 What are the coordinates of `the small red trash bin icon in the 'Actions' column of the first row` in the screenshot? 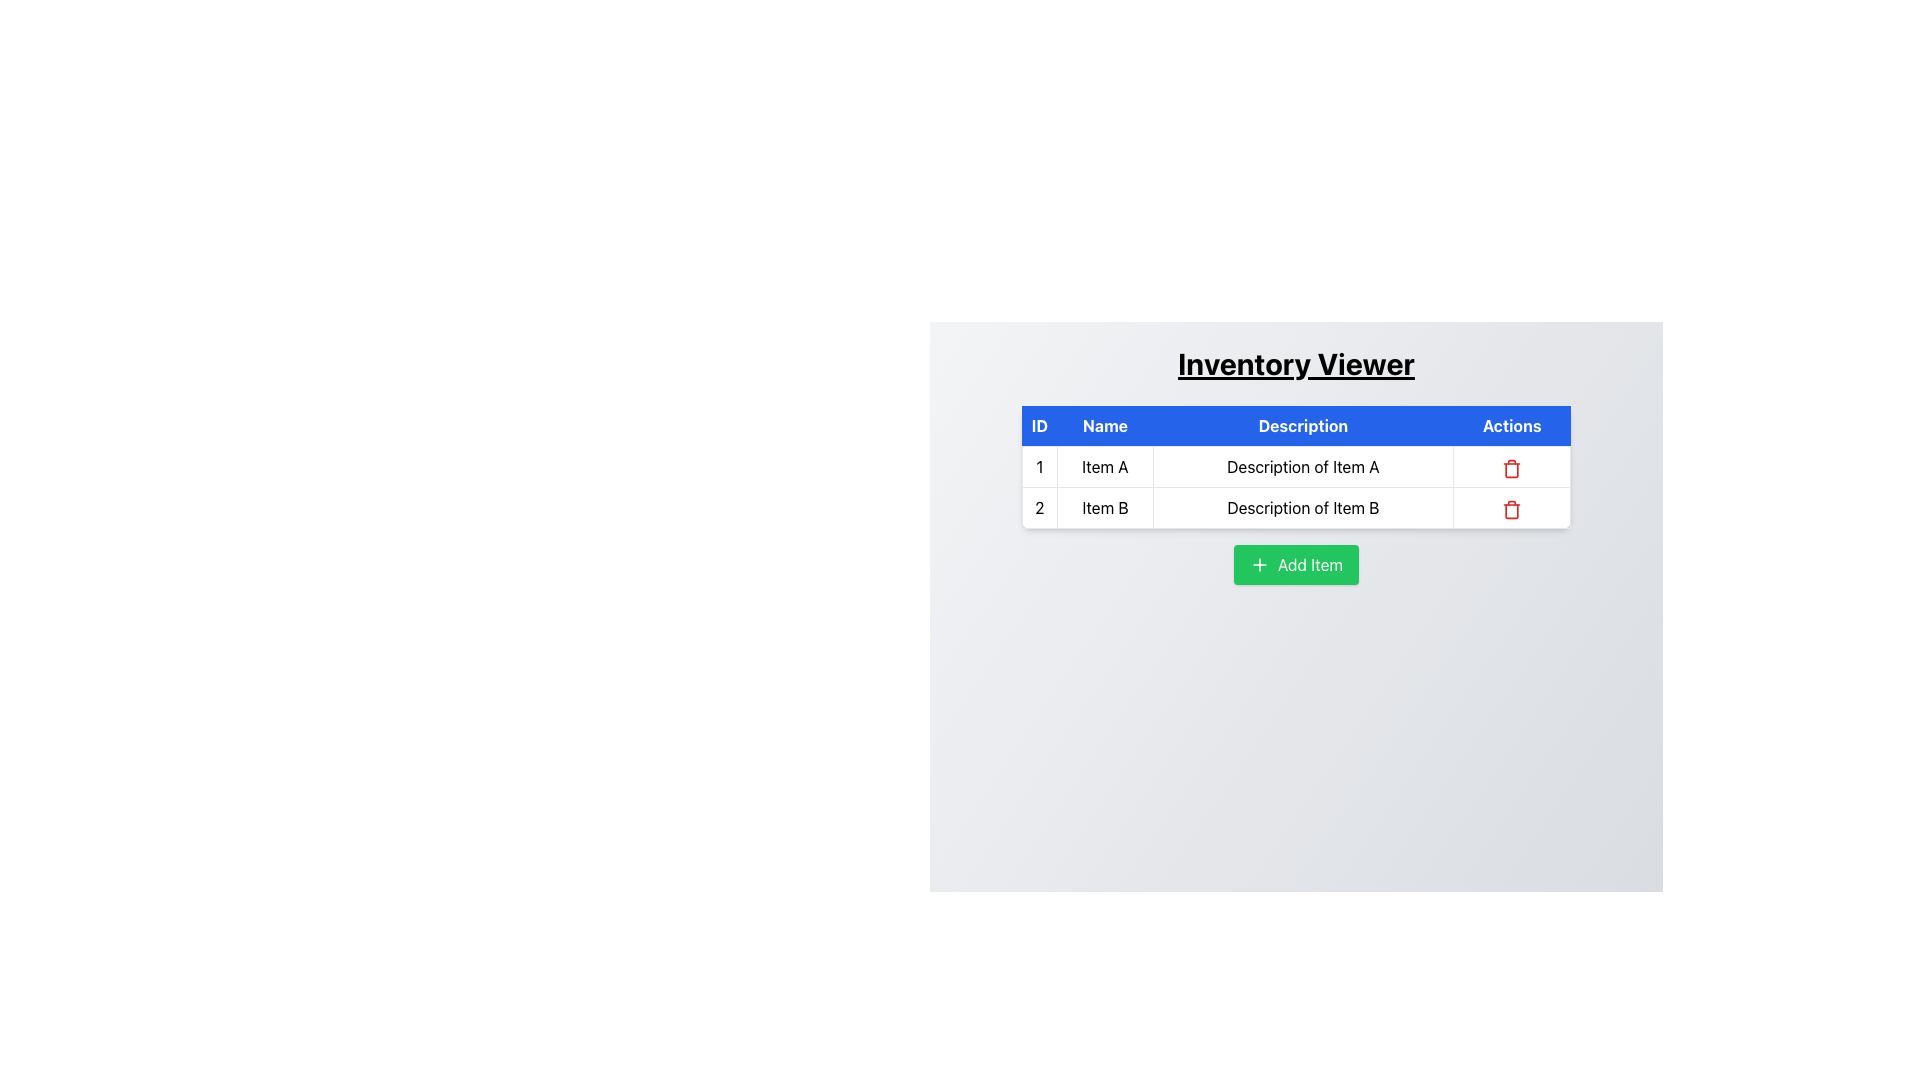 It's located at (1512, 466).